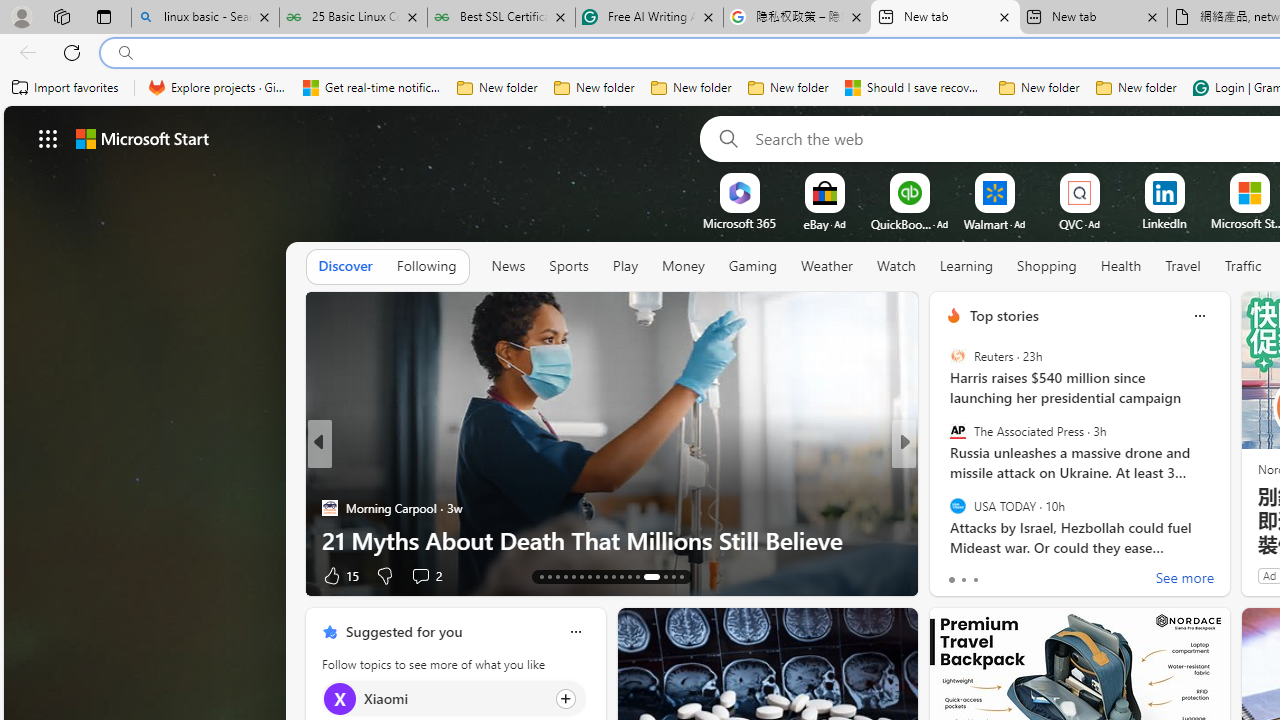 The height and width of the screenshot is (720, 1280). I want to click on 'linux basic - Search', so click(205, 17).